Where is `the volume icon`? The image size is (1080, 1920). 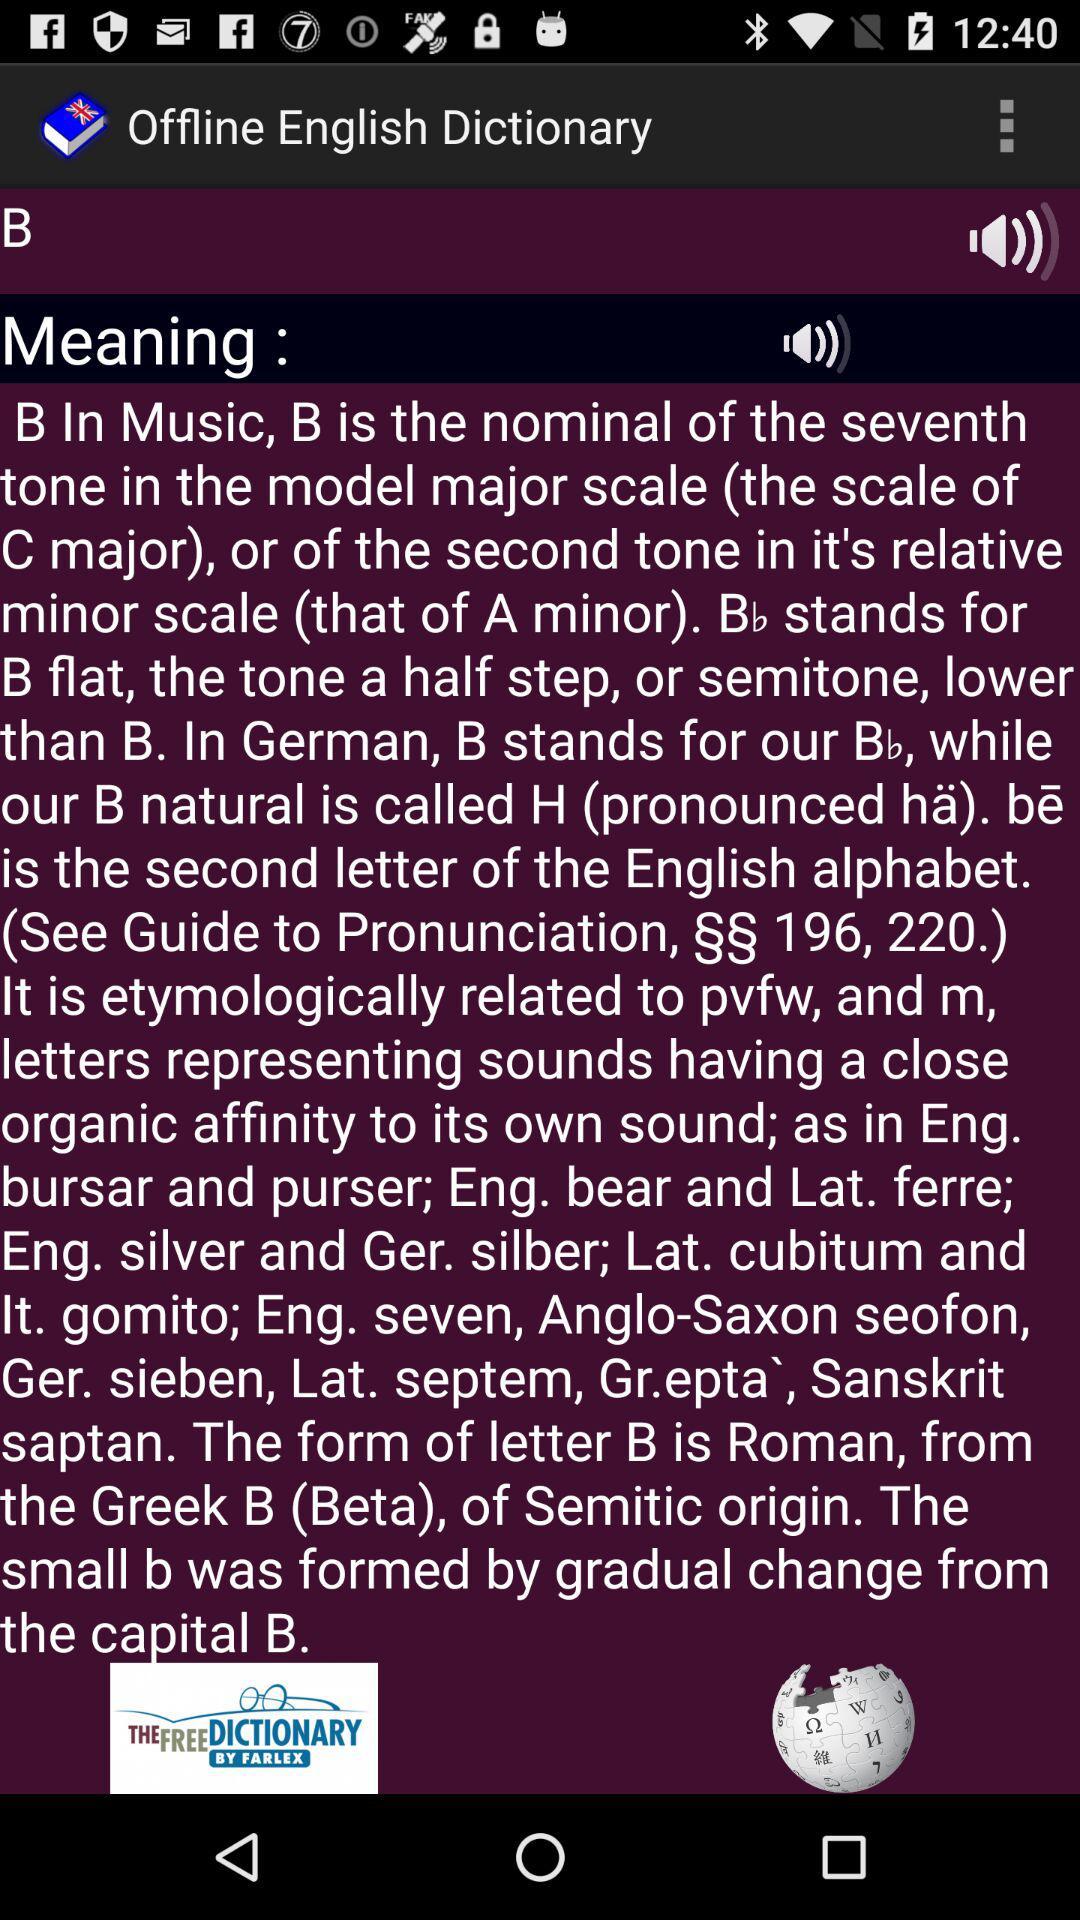
the volume icon is located at coordinates (1014, 257).